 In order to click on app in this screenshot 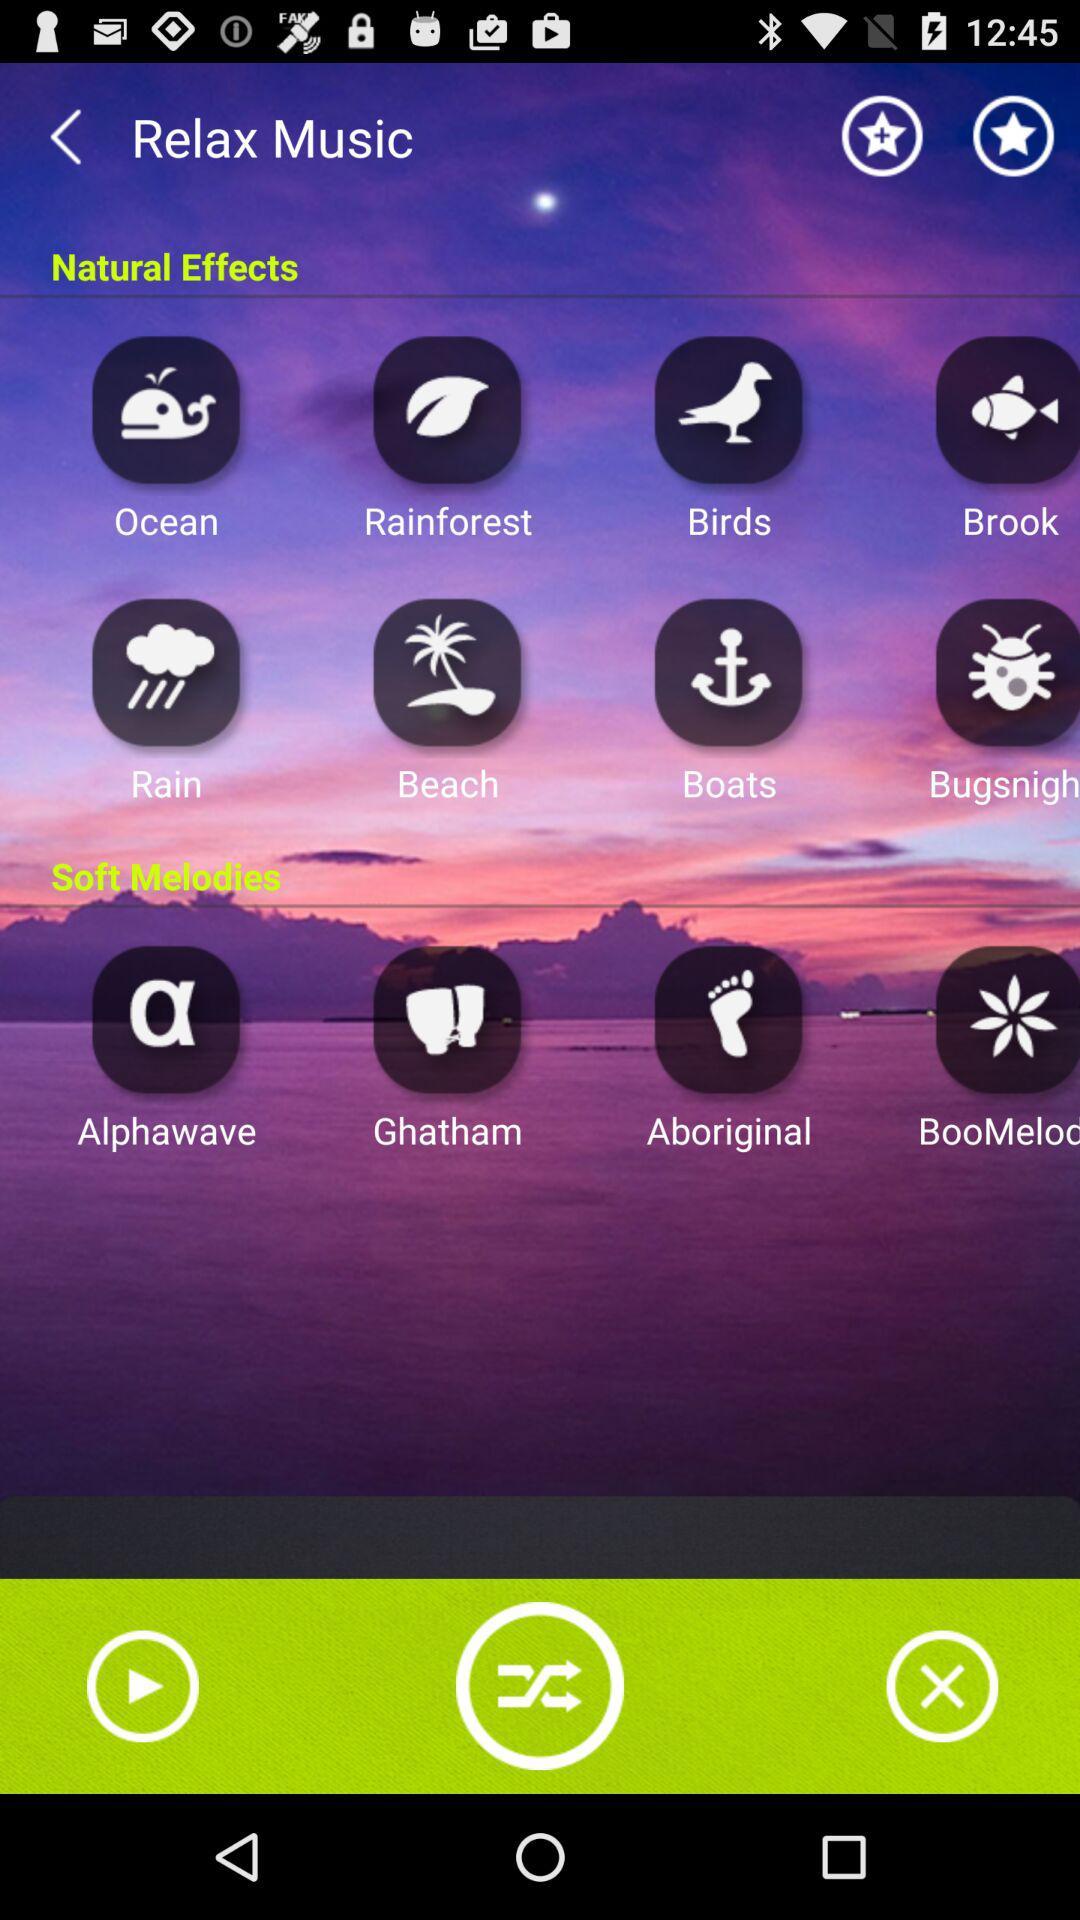, I will do `click(1002, 671)`.